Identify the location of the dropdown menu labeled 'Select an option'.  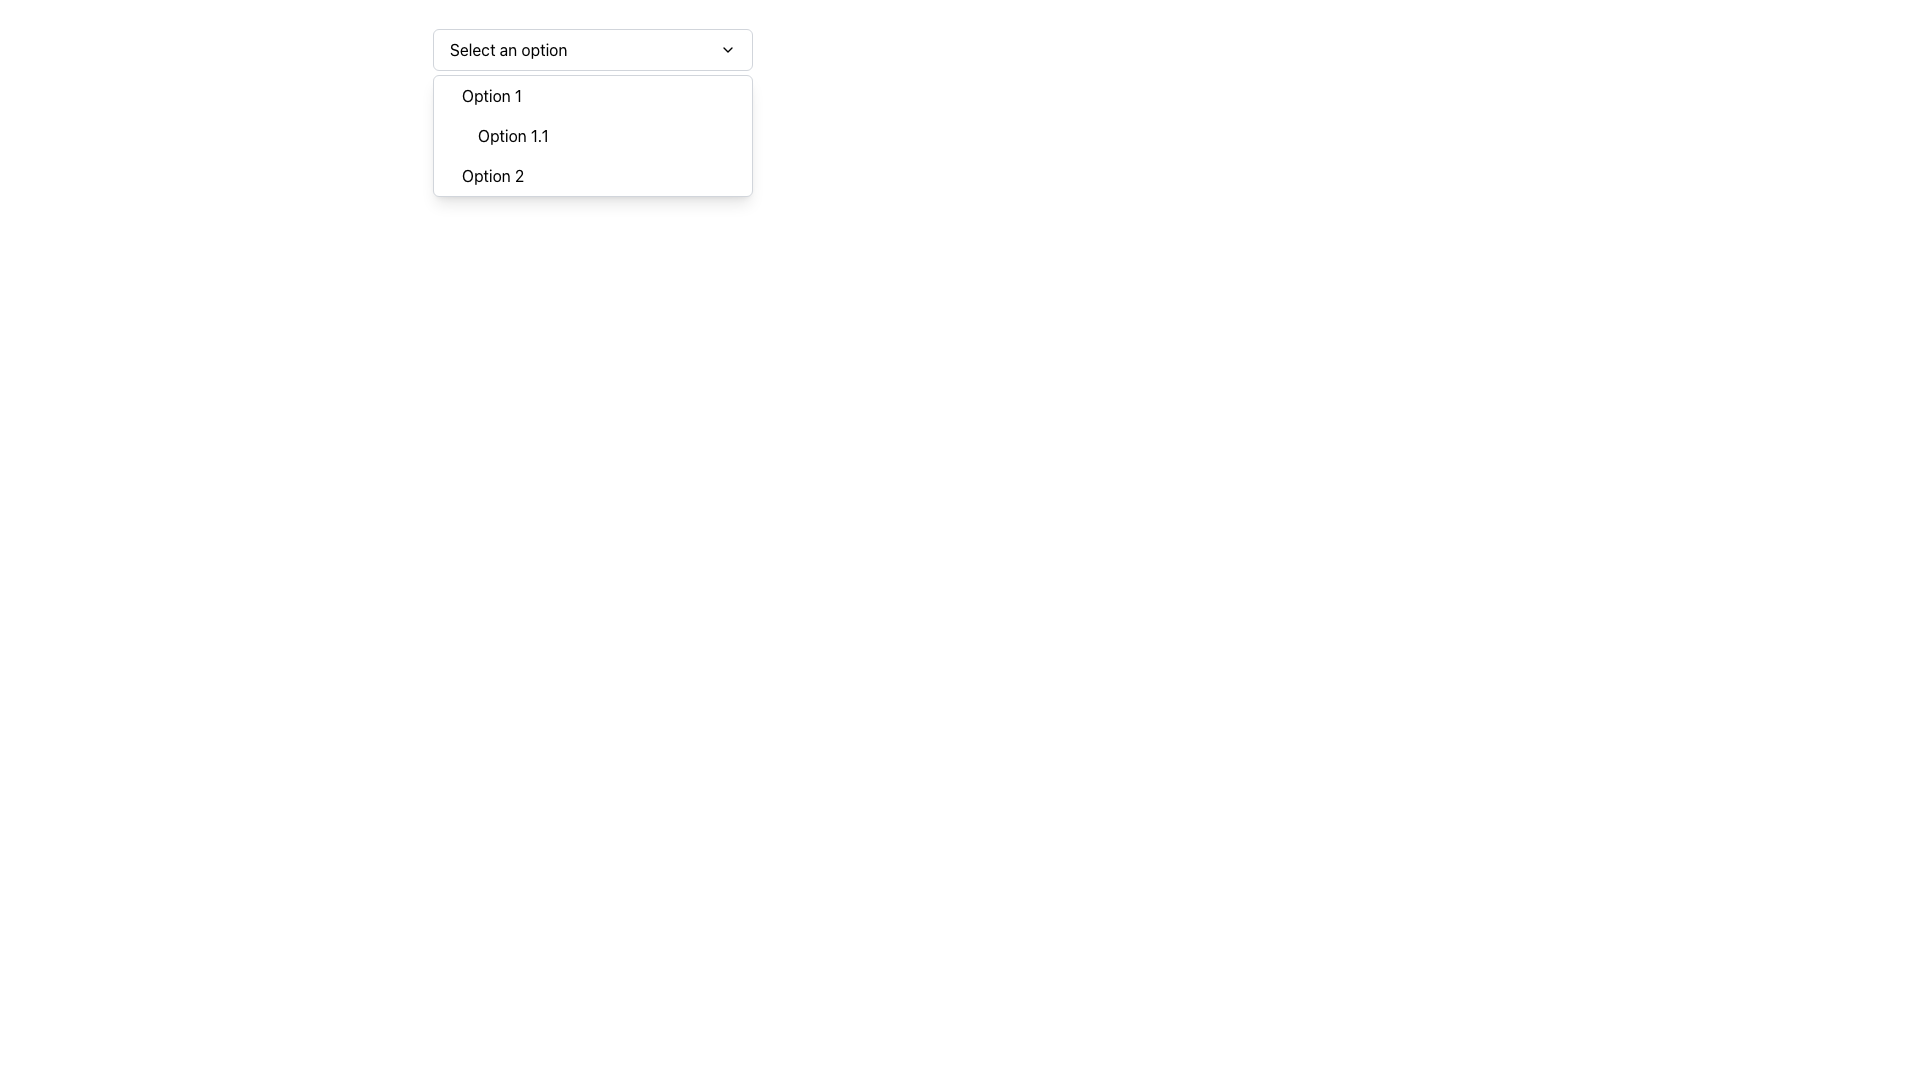
(592, 49).